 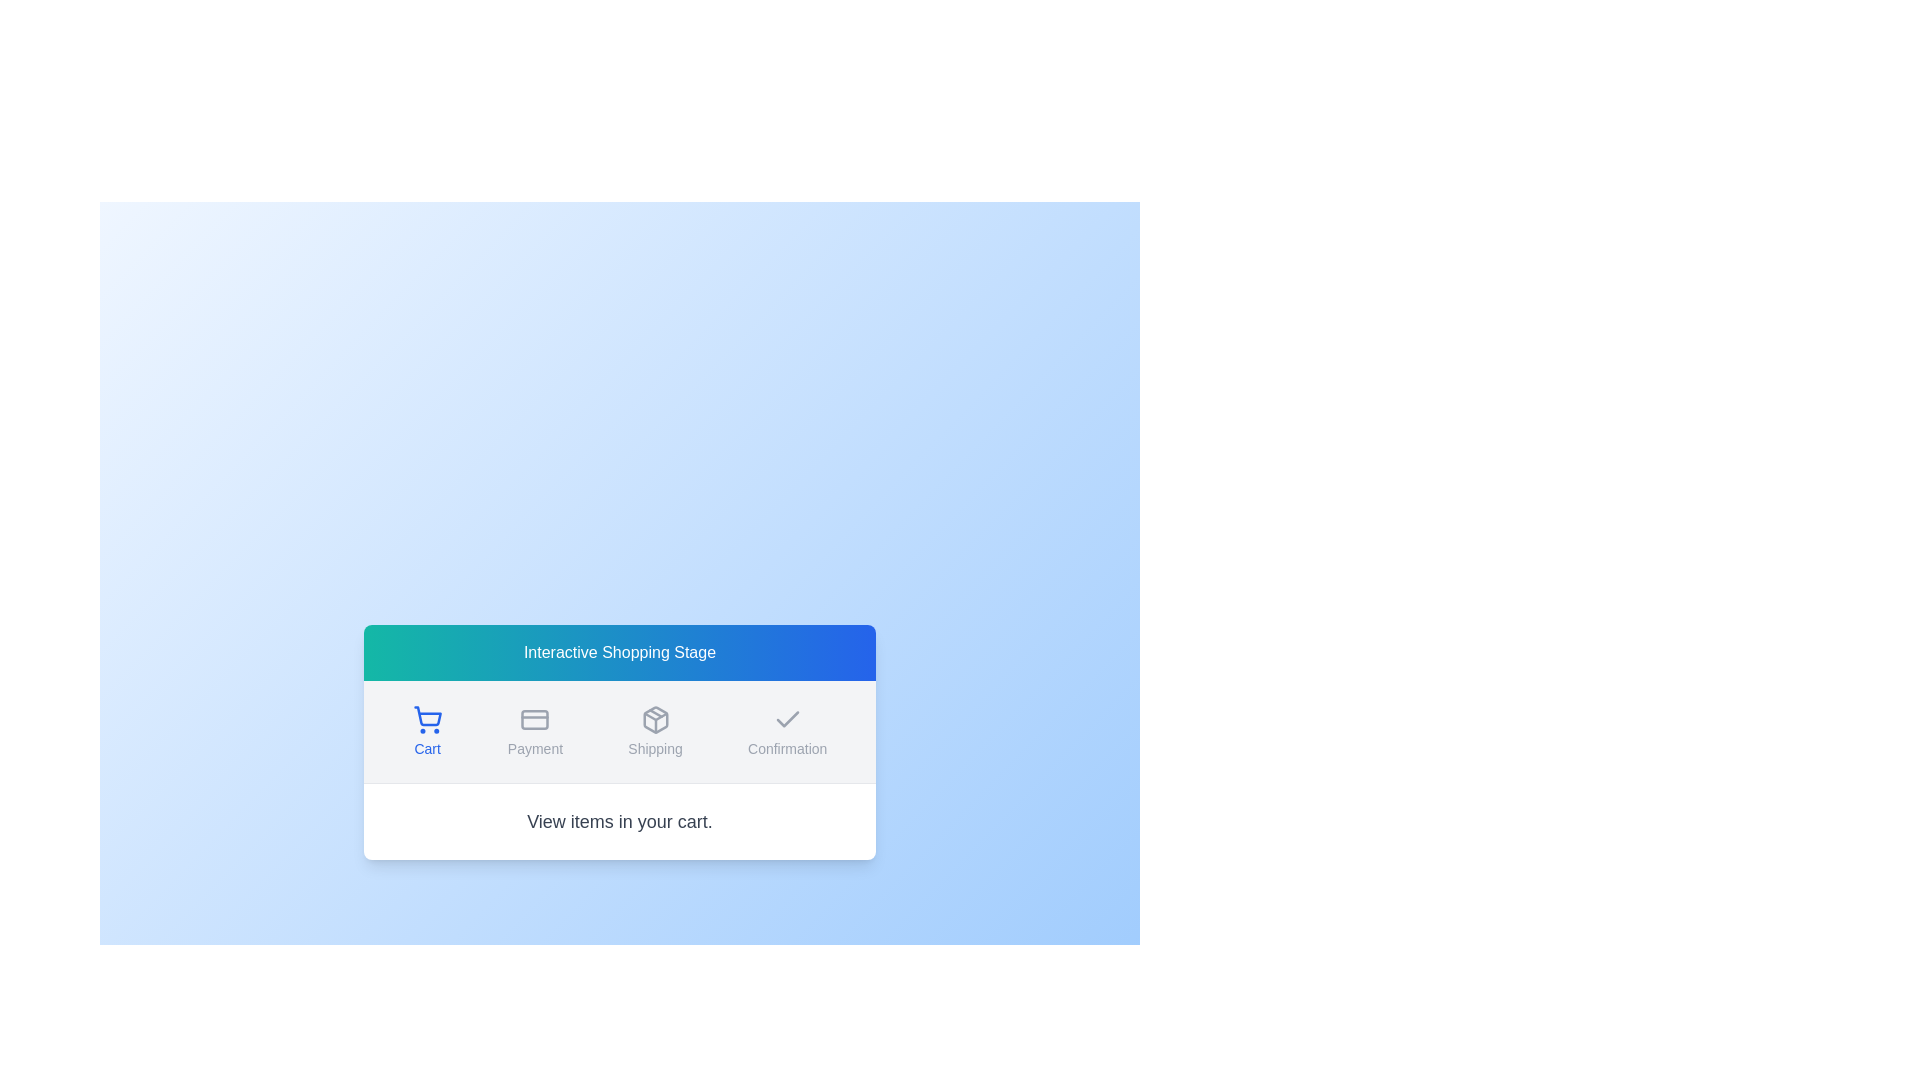 What do you see at coordinates (786, 748) in the screenshot?
I see `the 'Confirmation' text label located at the bottom-center of the navigational interface, directly beneath the checkmark icon` at bounding box center [786, 748].